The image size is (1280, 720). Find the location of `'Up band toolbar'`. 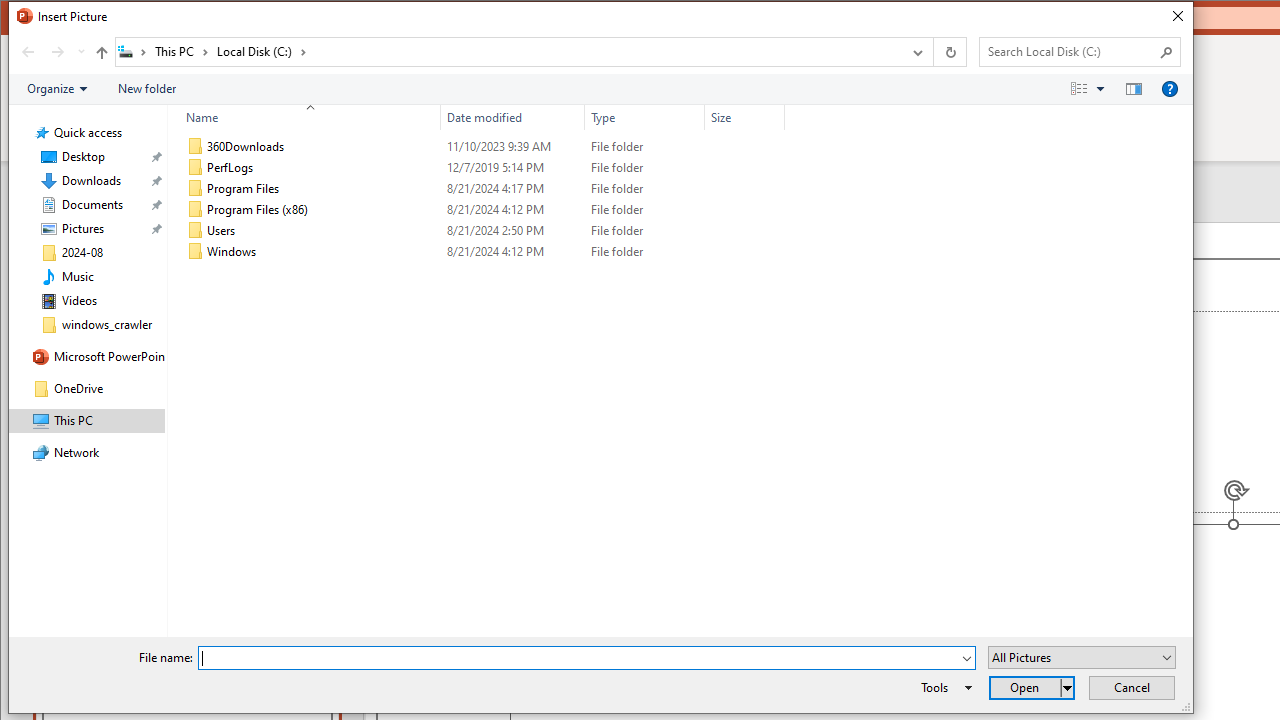

'Up band toolbar' is located at coordinates (100, 54).